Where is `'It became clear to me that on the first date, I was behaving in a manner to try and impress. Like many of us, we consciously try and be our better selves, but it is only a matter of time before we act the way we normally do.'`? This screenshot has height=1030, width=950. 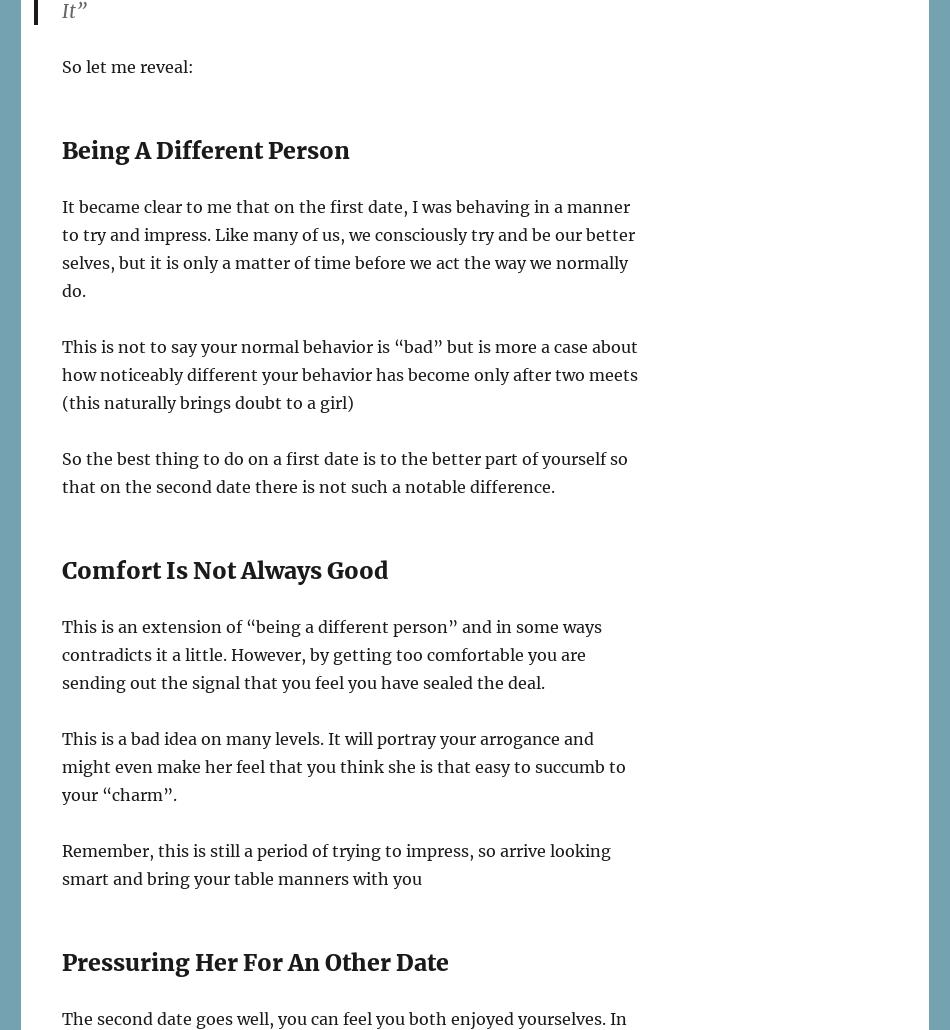 'It became clear to me that on the first date, I was behaving in a manner to try and impress. Like many of us, we consciously try and be our better selves, but it is only a matter of time before we act the way we normally do.' is located at coordinates (62, 248).